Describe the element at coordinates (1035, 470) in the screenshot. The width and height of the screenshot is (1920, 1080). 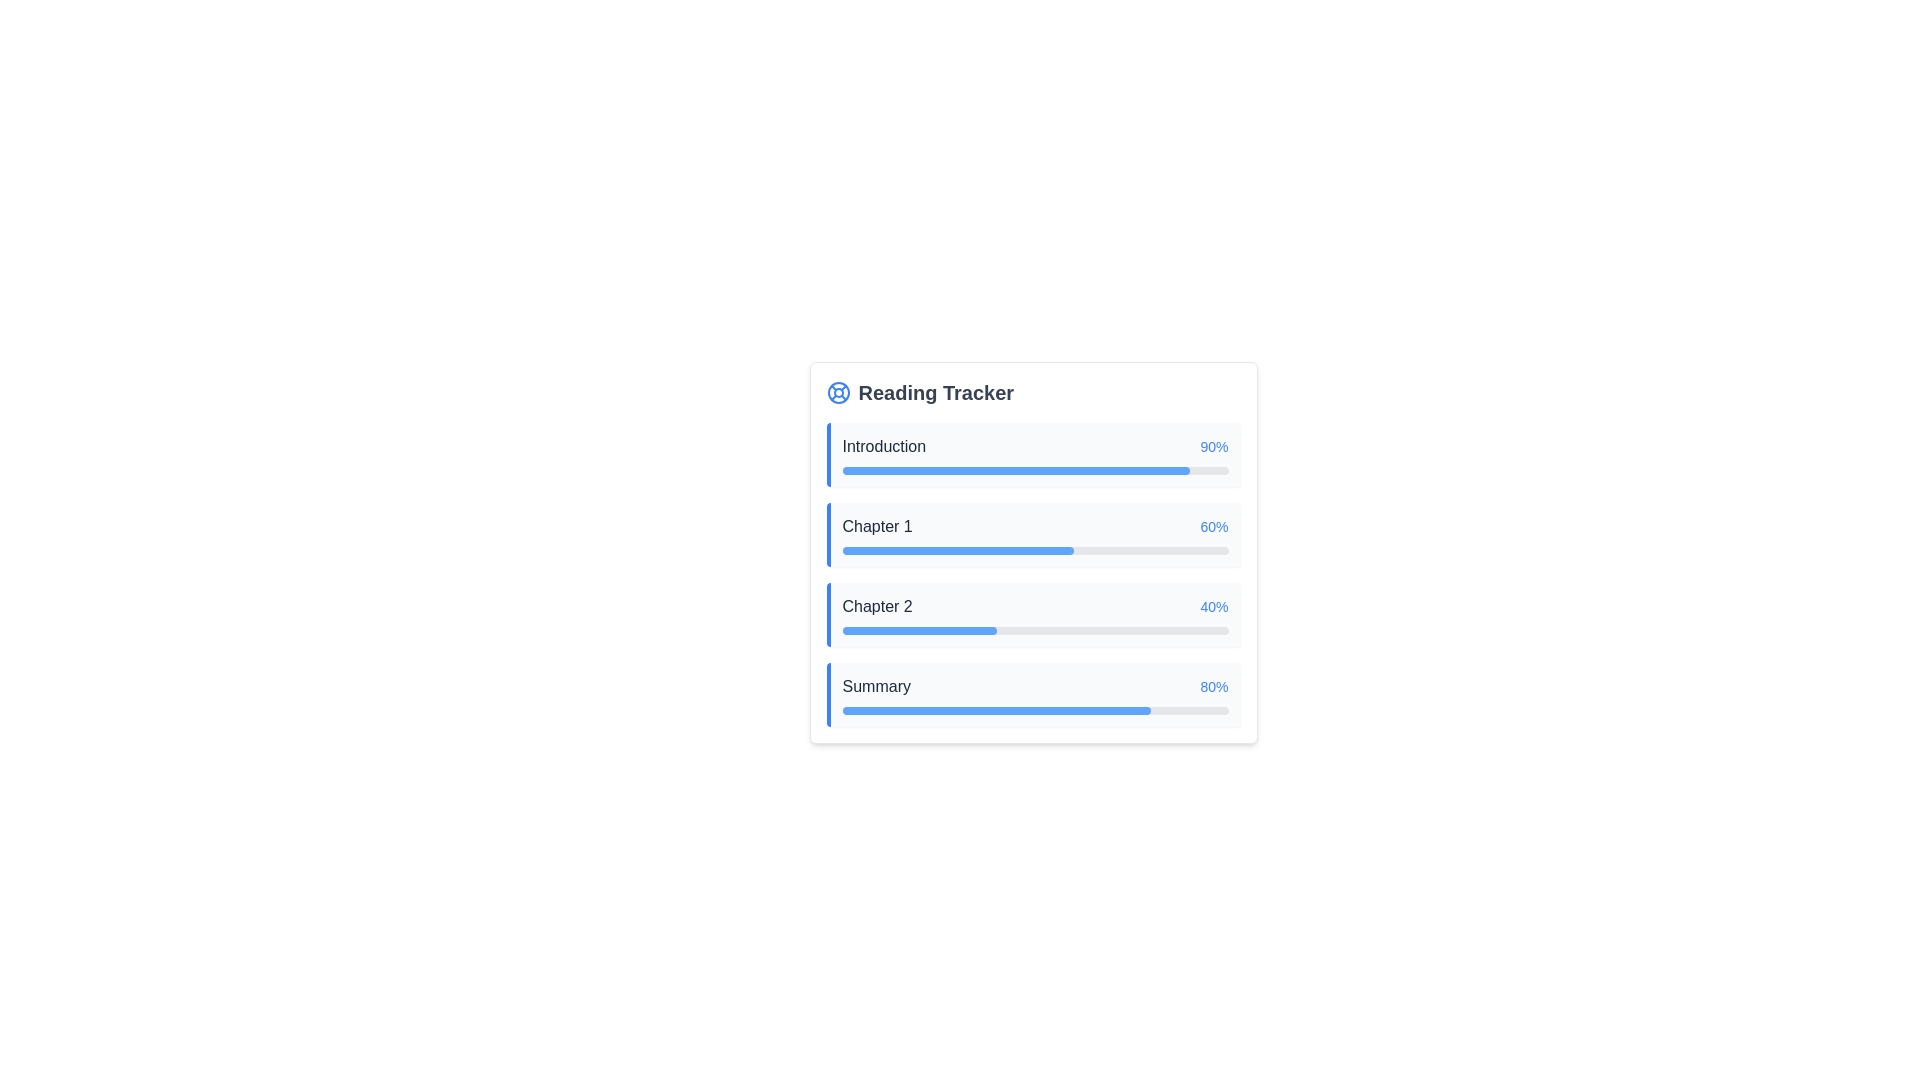
I see `the horizontal progress bar with rounded ends, styled with a gray background and a blue foreground bar, indicating 90% progress, located beneath the 'Introduction' label in the Reading Tracker interface` at that location.